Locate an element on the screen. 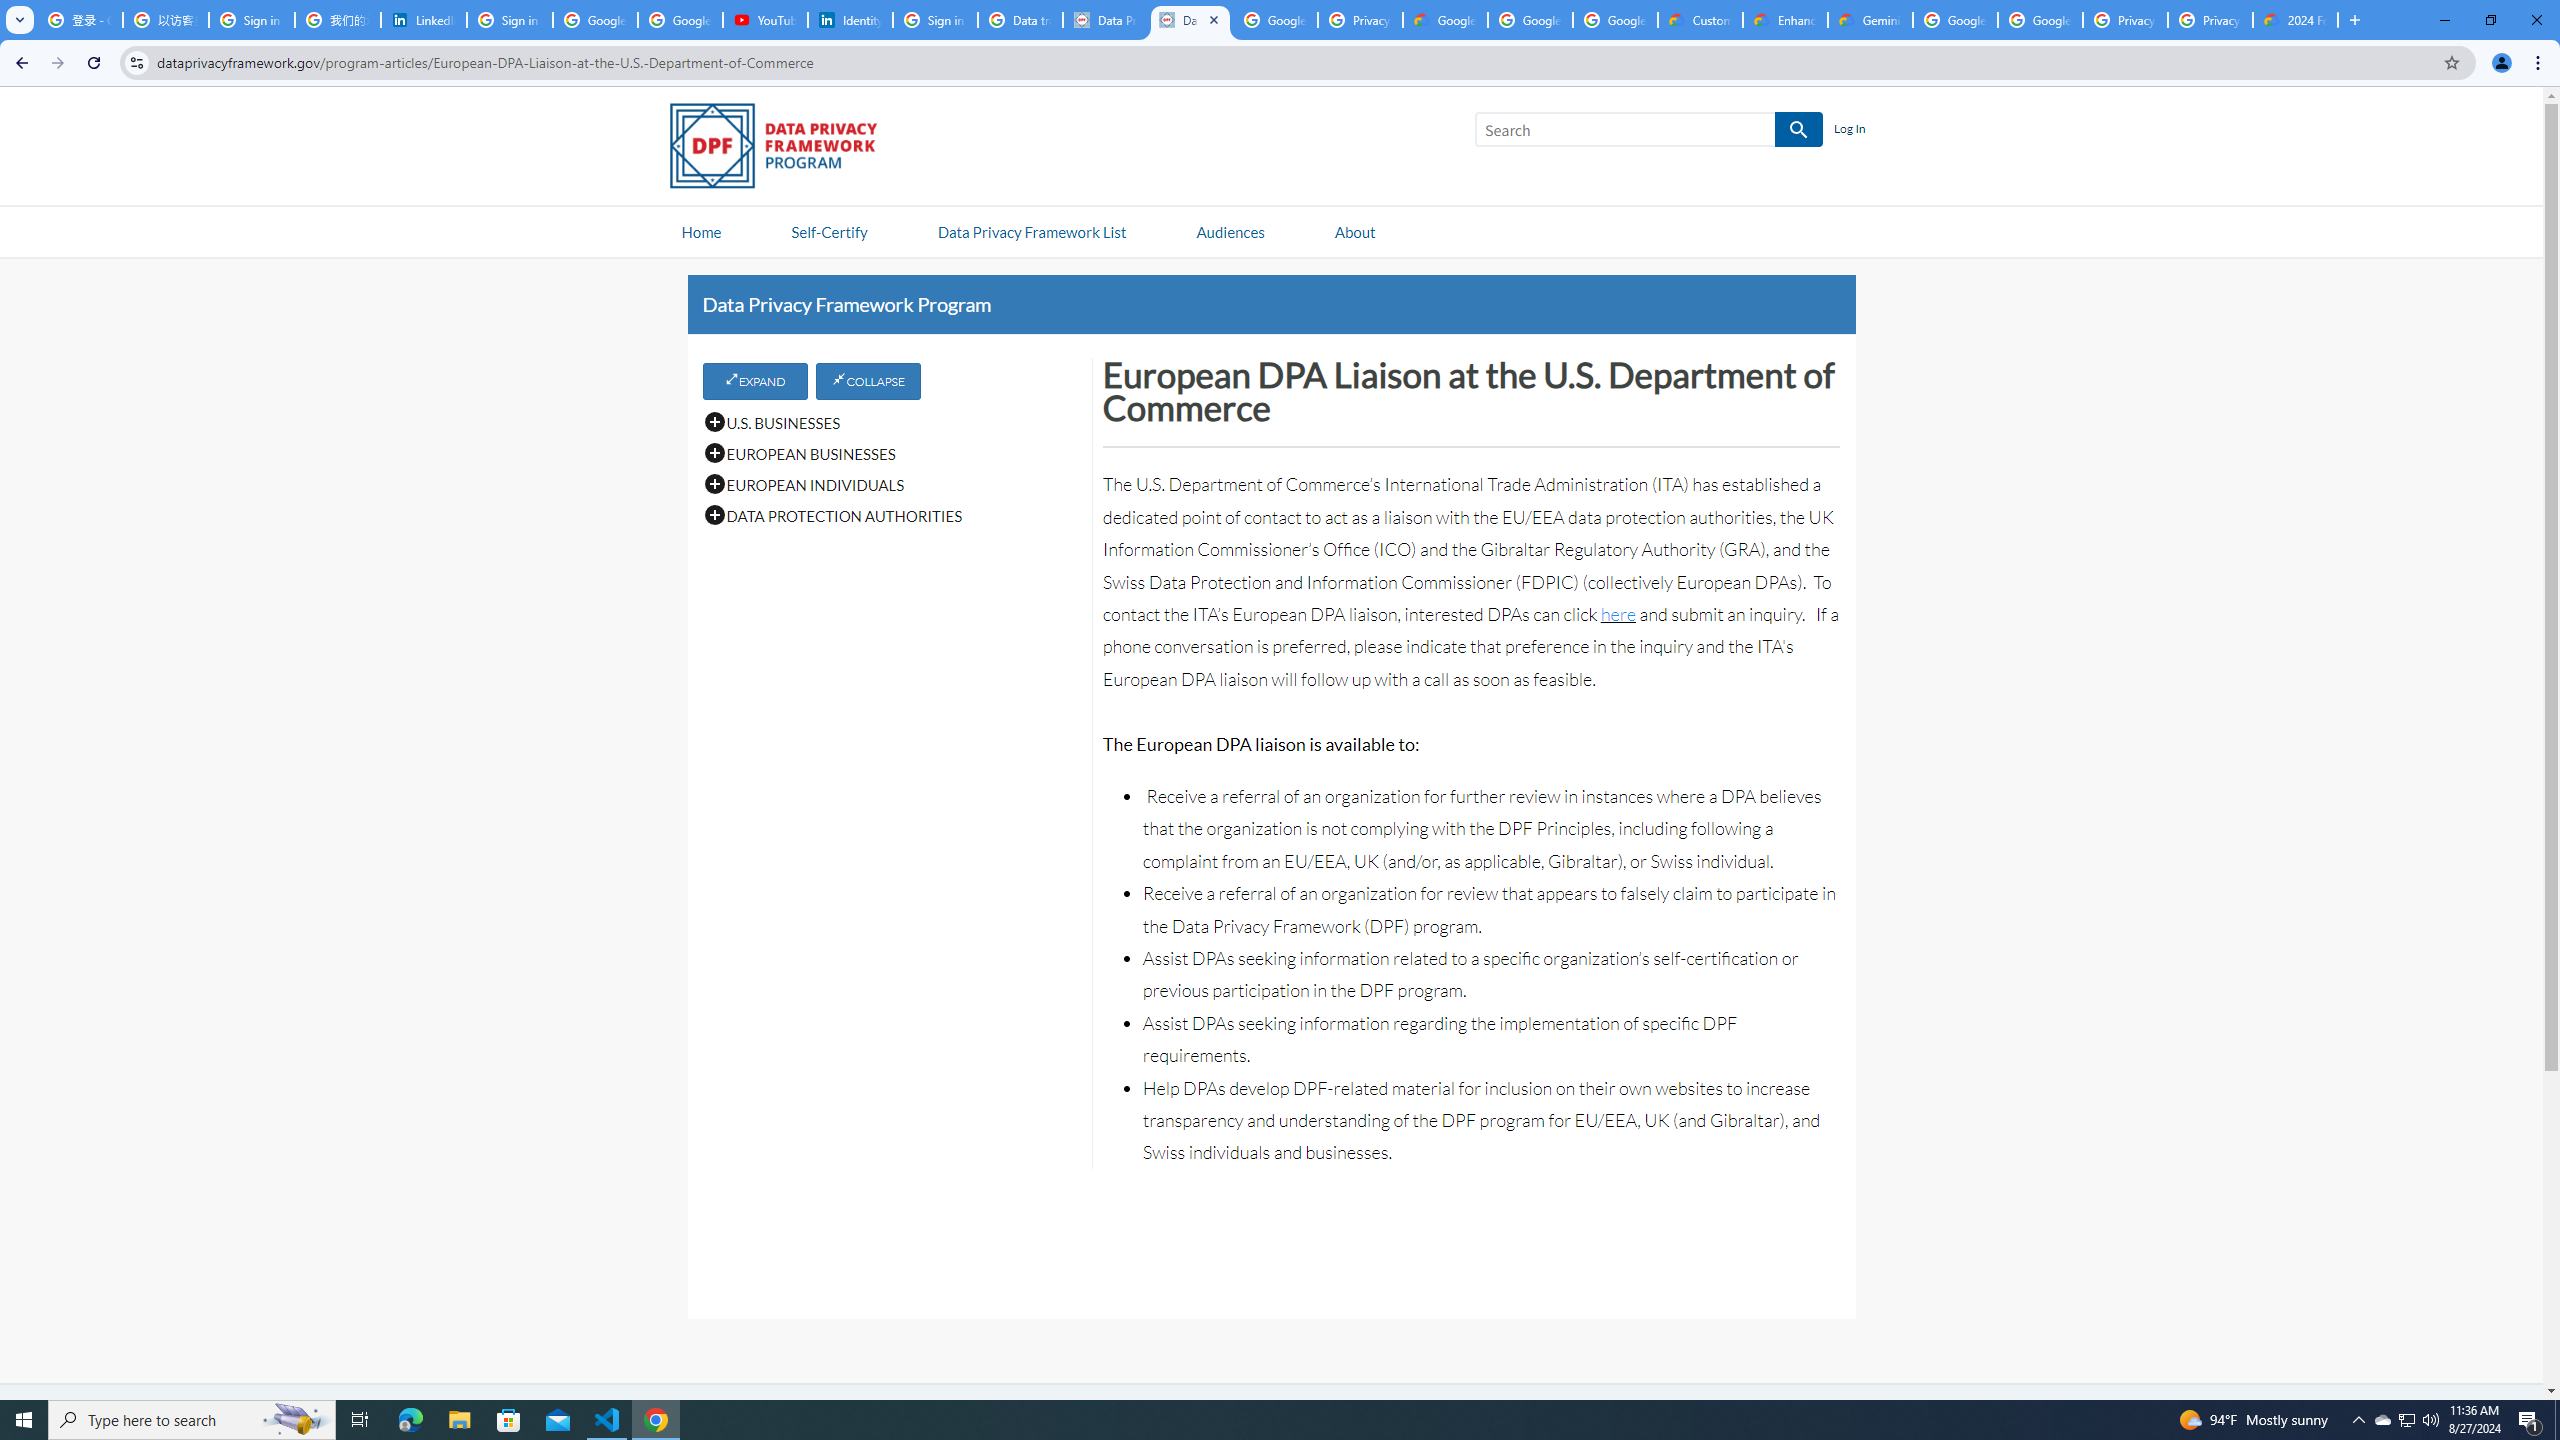 The height and width of the screenshot is (1440, 2560). 'Gemini for Business and Developers | Google Cloud' is located at coordinates (1871, 19).